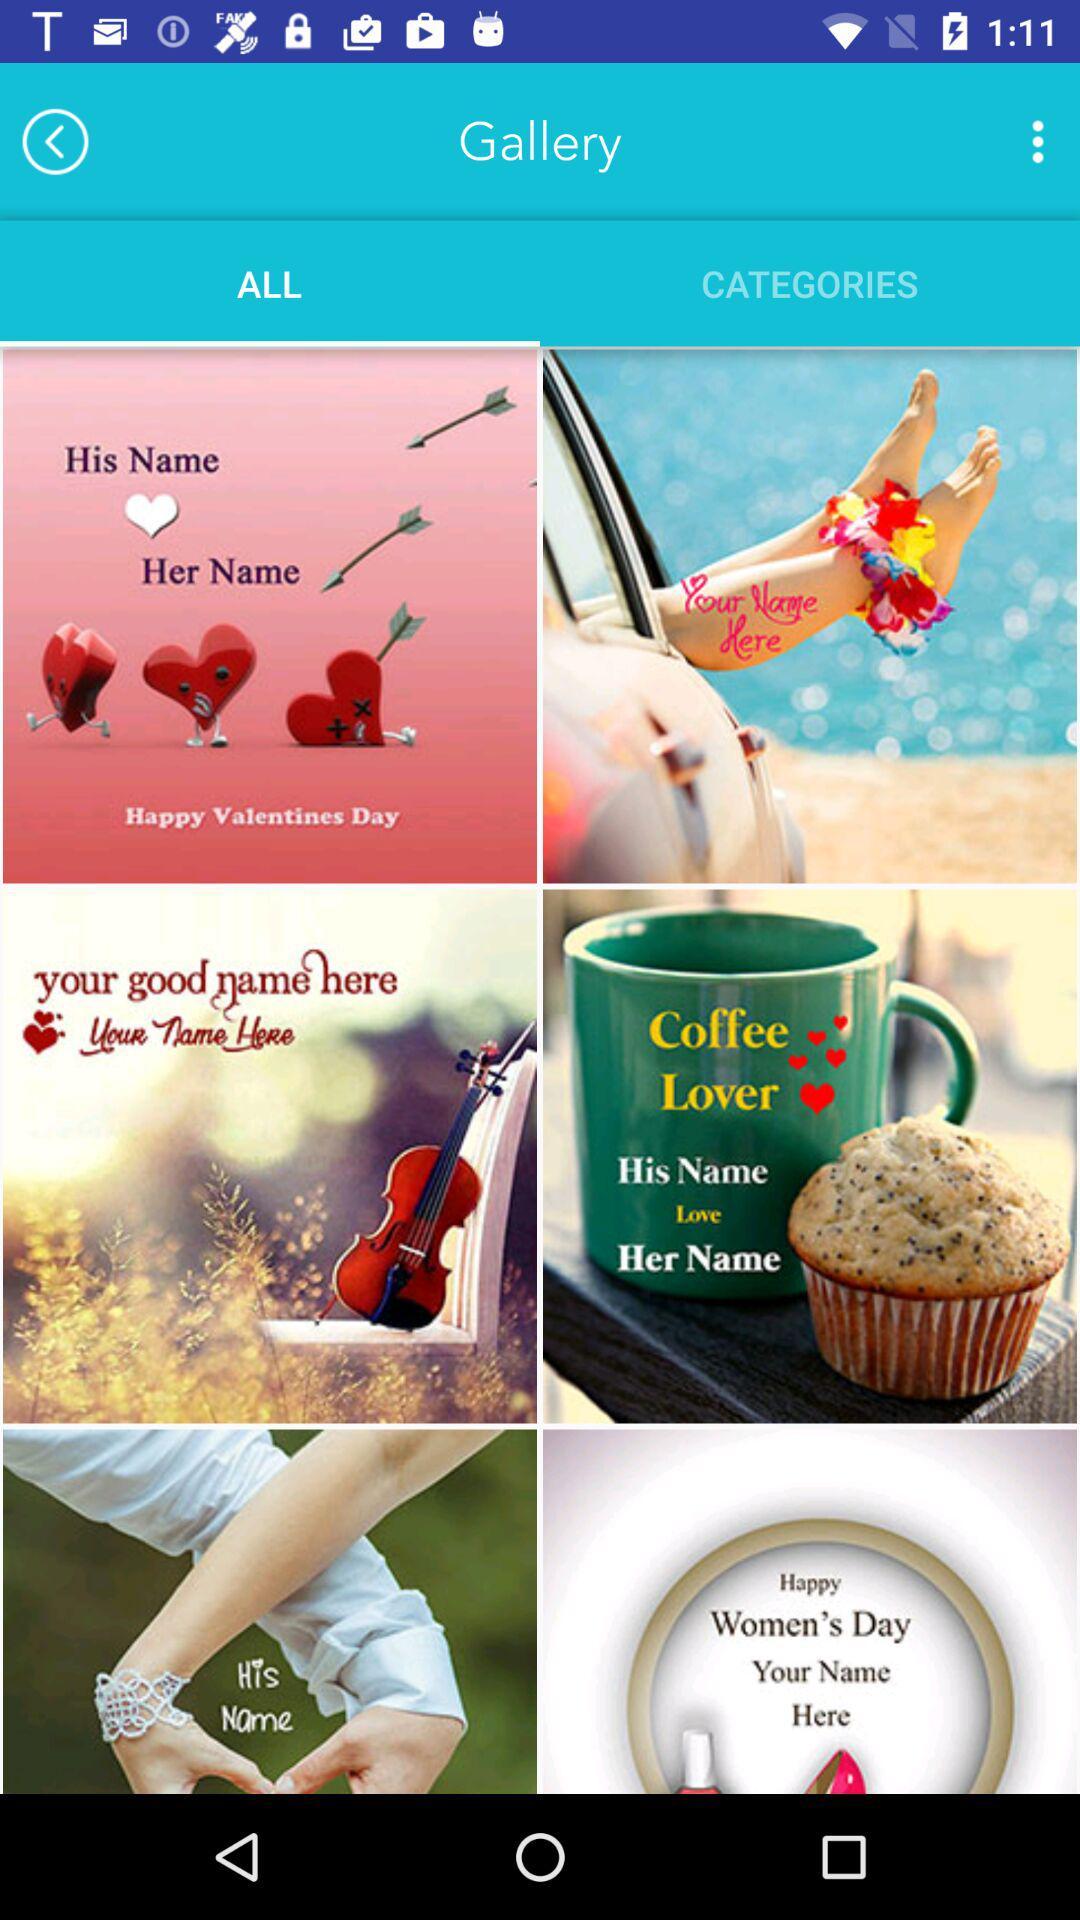 The image size is (1080, 1920). What do you see at coordinates (1036, 140) in the screenshot?
I see `item next to the gallery item` at bounding box center [1036, 140].